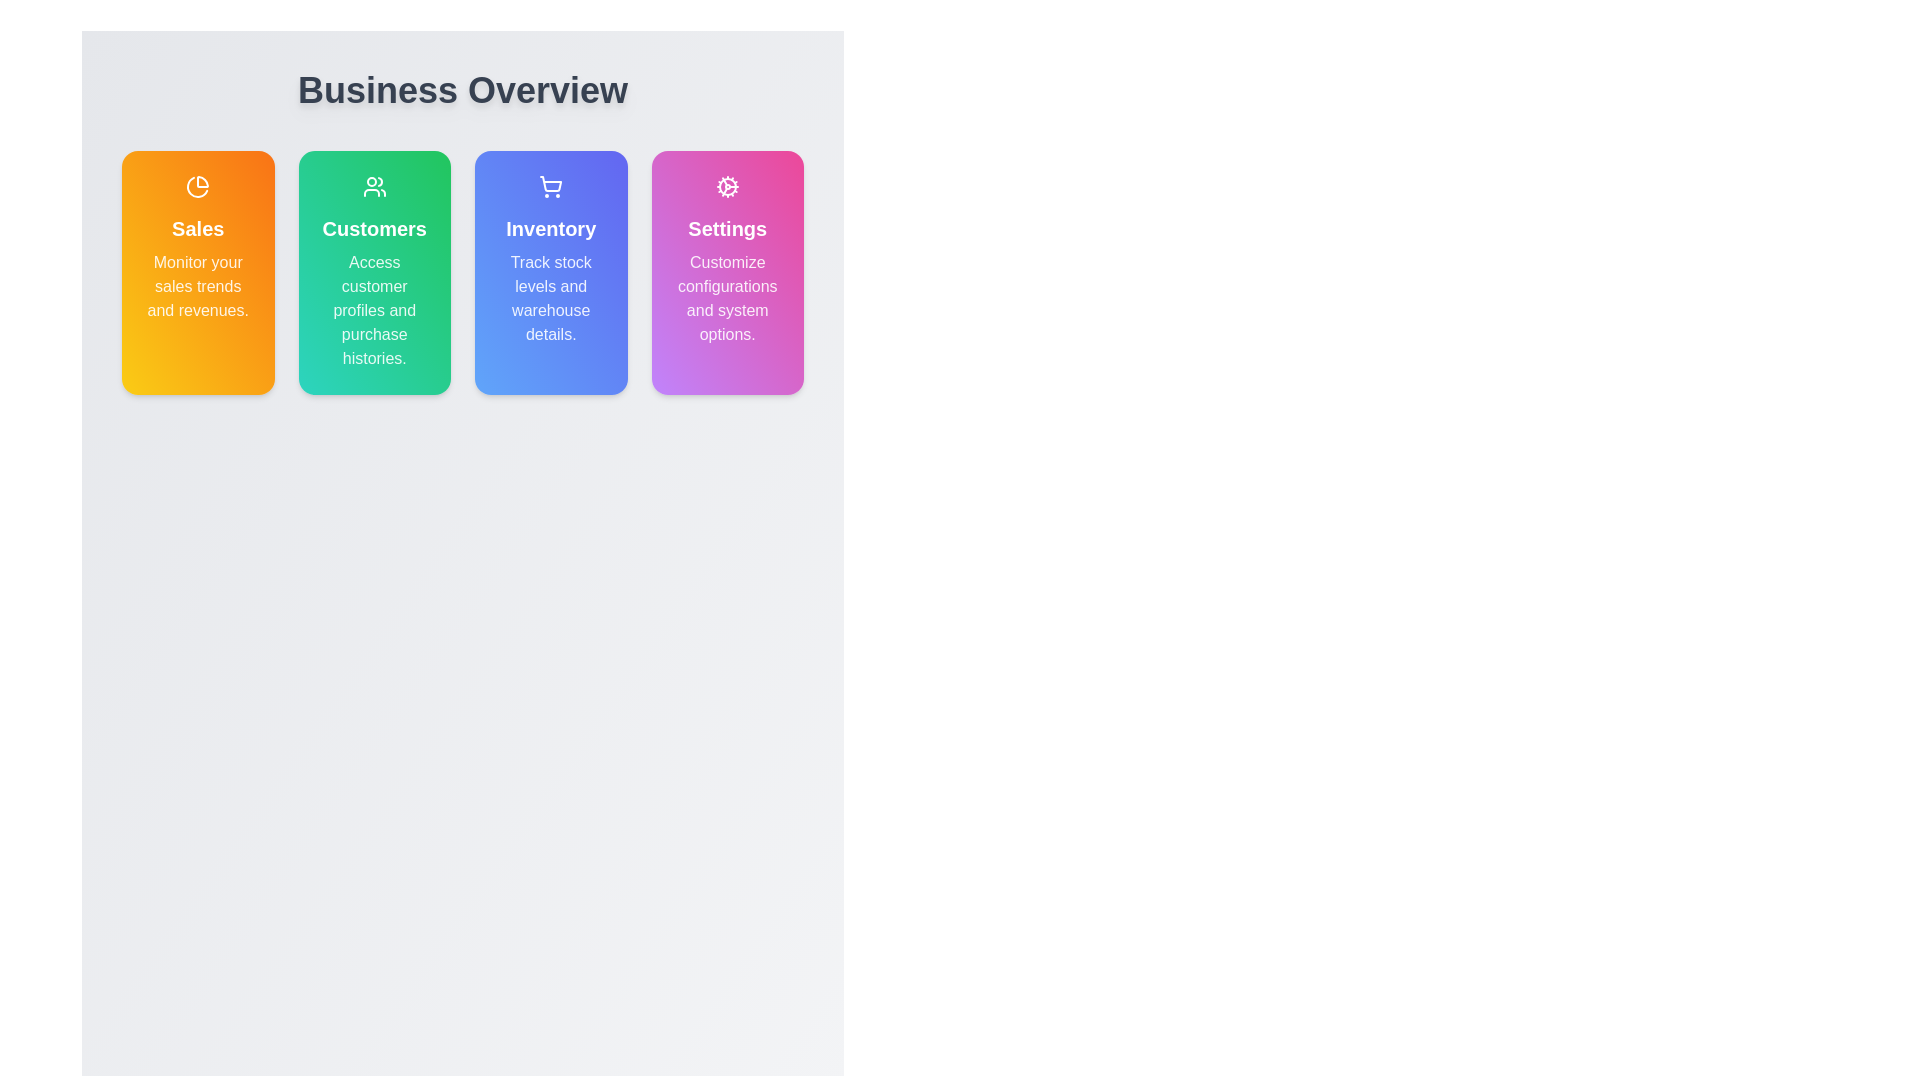 The width and height of the screenshot is (1920, 1080). Describe the element at coordinates (198, 286) in the screenshot. I see `the second text element within the orange card titled 'Sales' in the 'Business Overview' section, which provides an informative description about the Sales section` at that location.